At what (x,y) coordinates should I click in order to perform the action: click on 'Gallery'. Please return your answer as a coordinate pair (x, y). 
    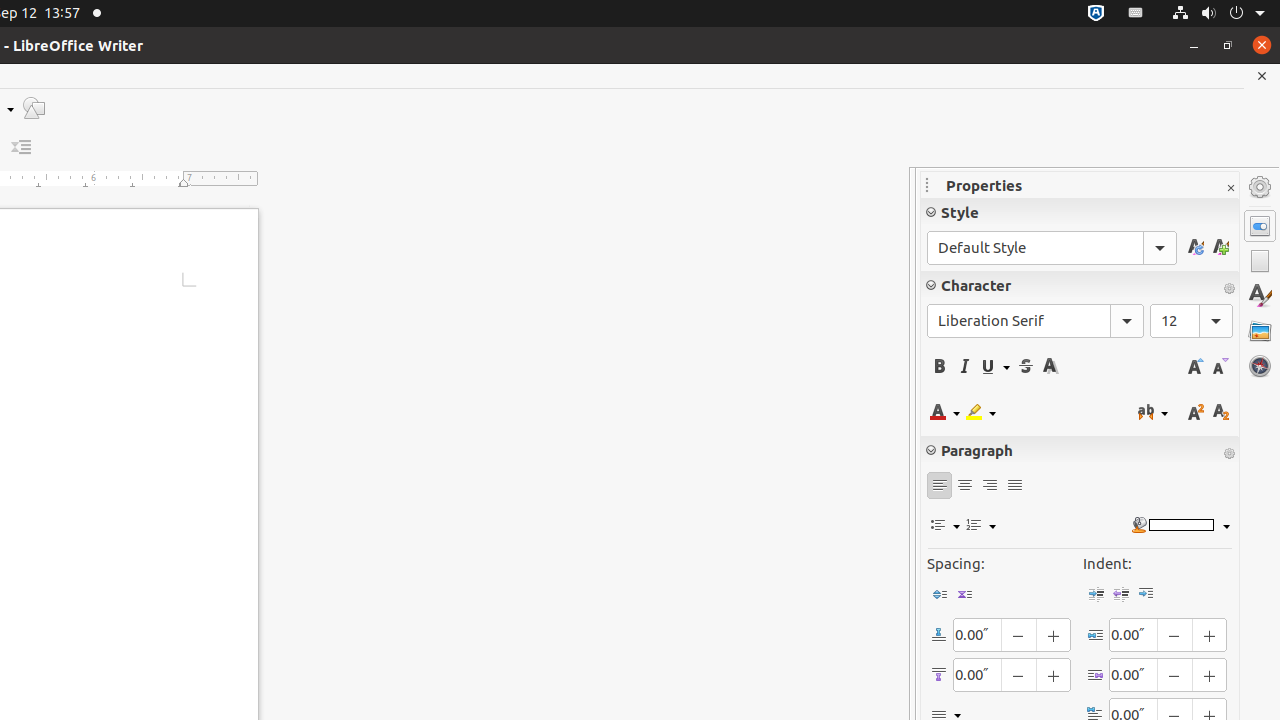
    Looking at the image, I should click on (1259, 329).